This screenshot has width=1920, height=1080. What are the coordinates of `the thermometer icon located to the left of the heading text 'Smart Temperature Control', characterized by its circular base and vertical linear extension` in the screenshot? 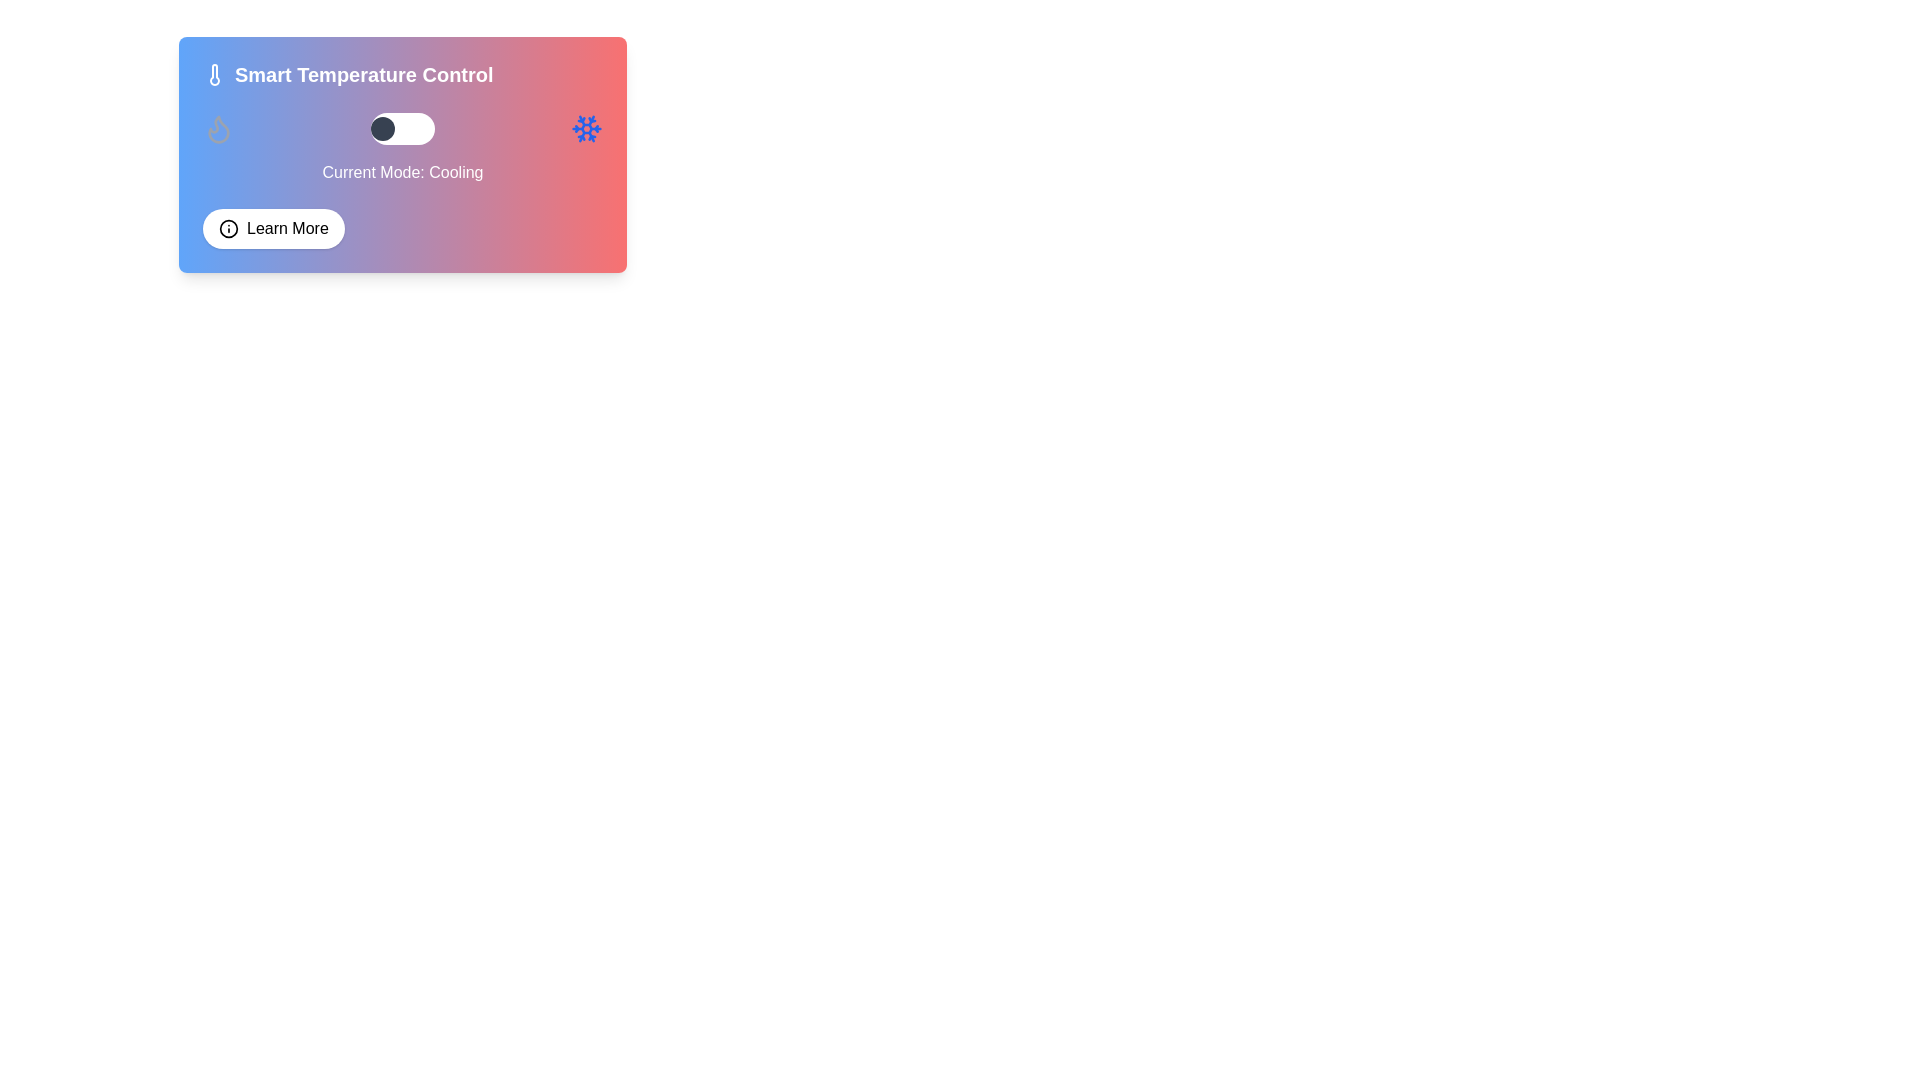 It's located at (215, 73).